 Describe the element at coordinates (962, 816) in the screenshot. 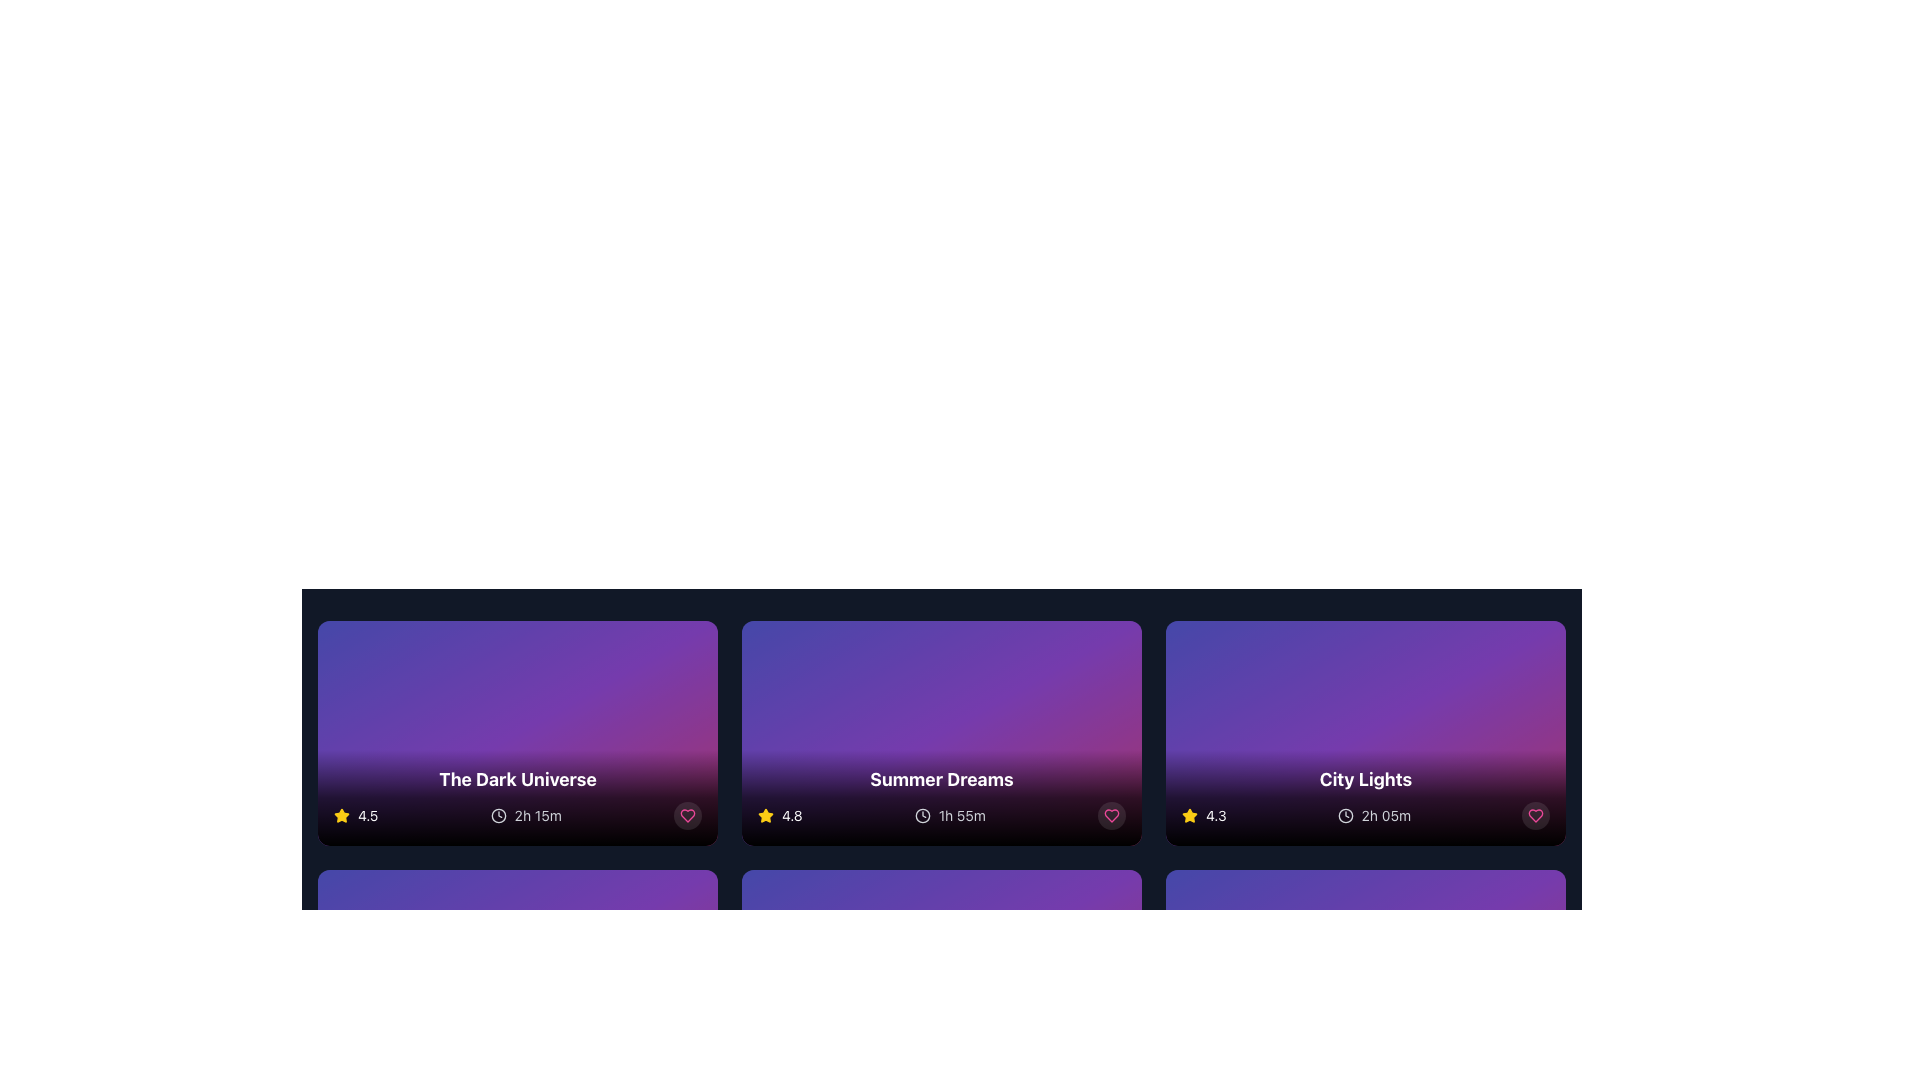

I see `the '1h 55m' label element, which is displayed in light gray color next` at that location.